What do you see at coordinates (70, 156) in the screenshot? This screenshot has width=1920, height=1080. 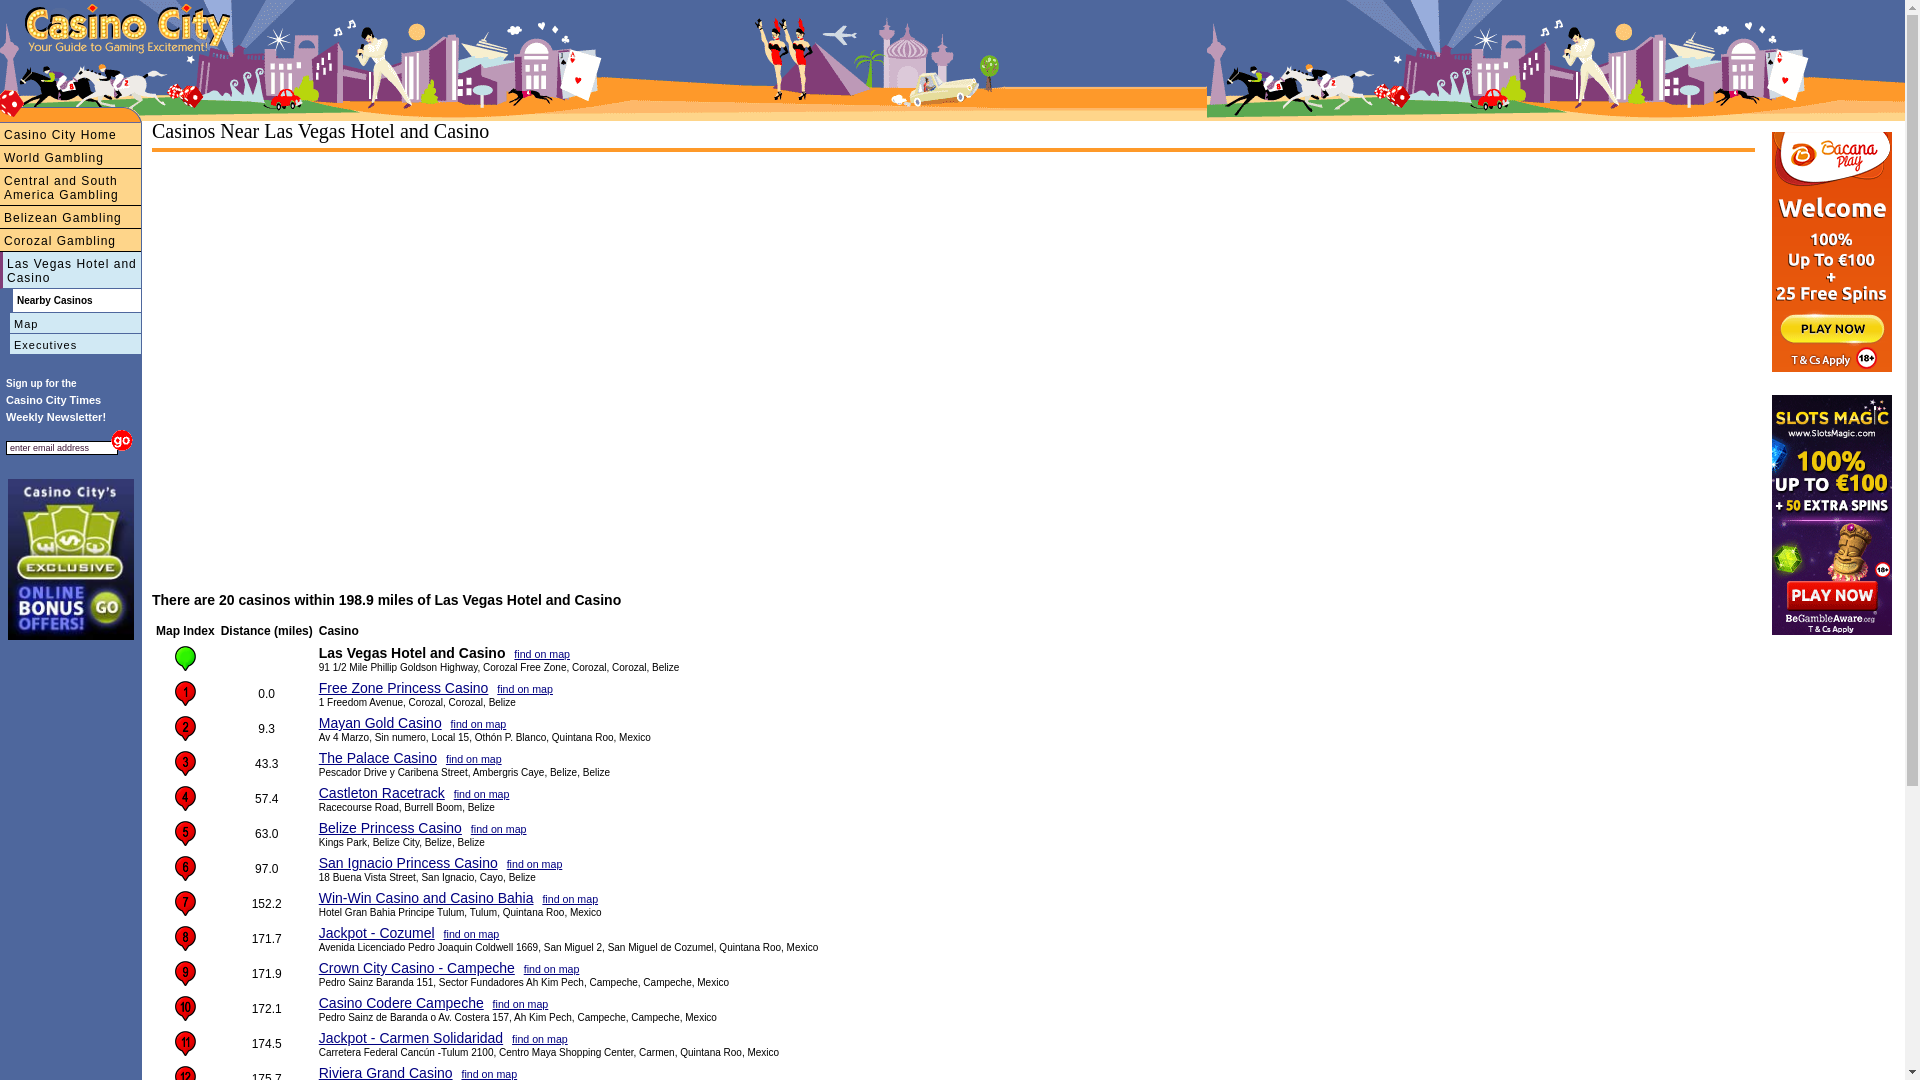 I see `'World Gambling'` at bounding box center [70, 156].